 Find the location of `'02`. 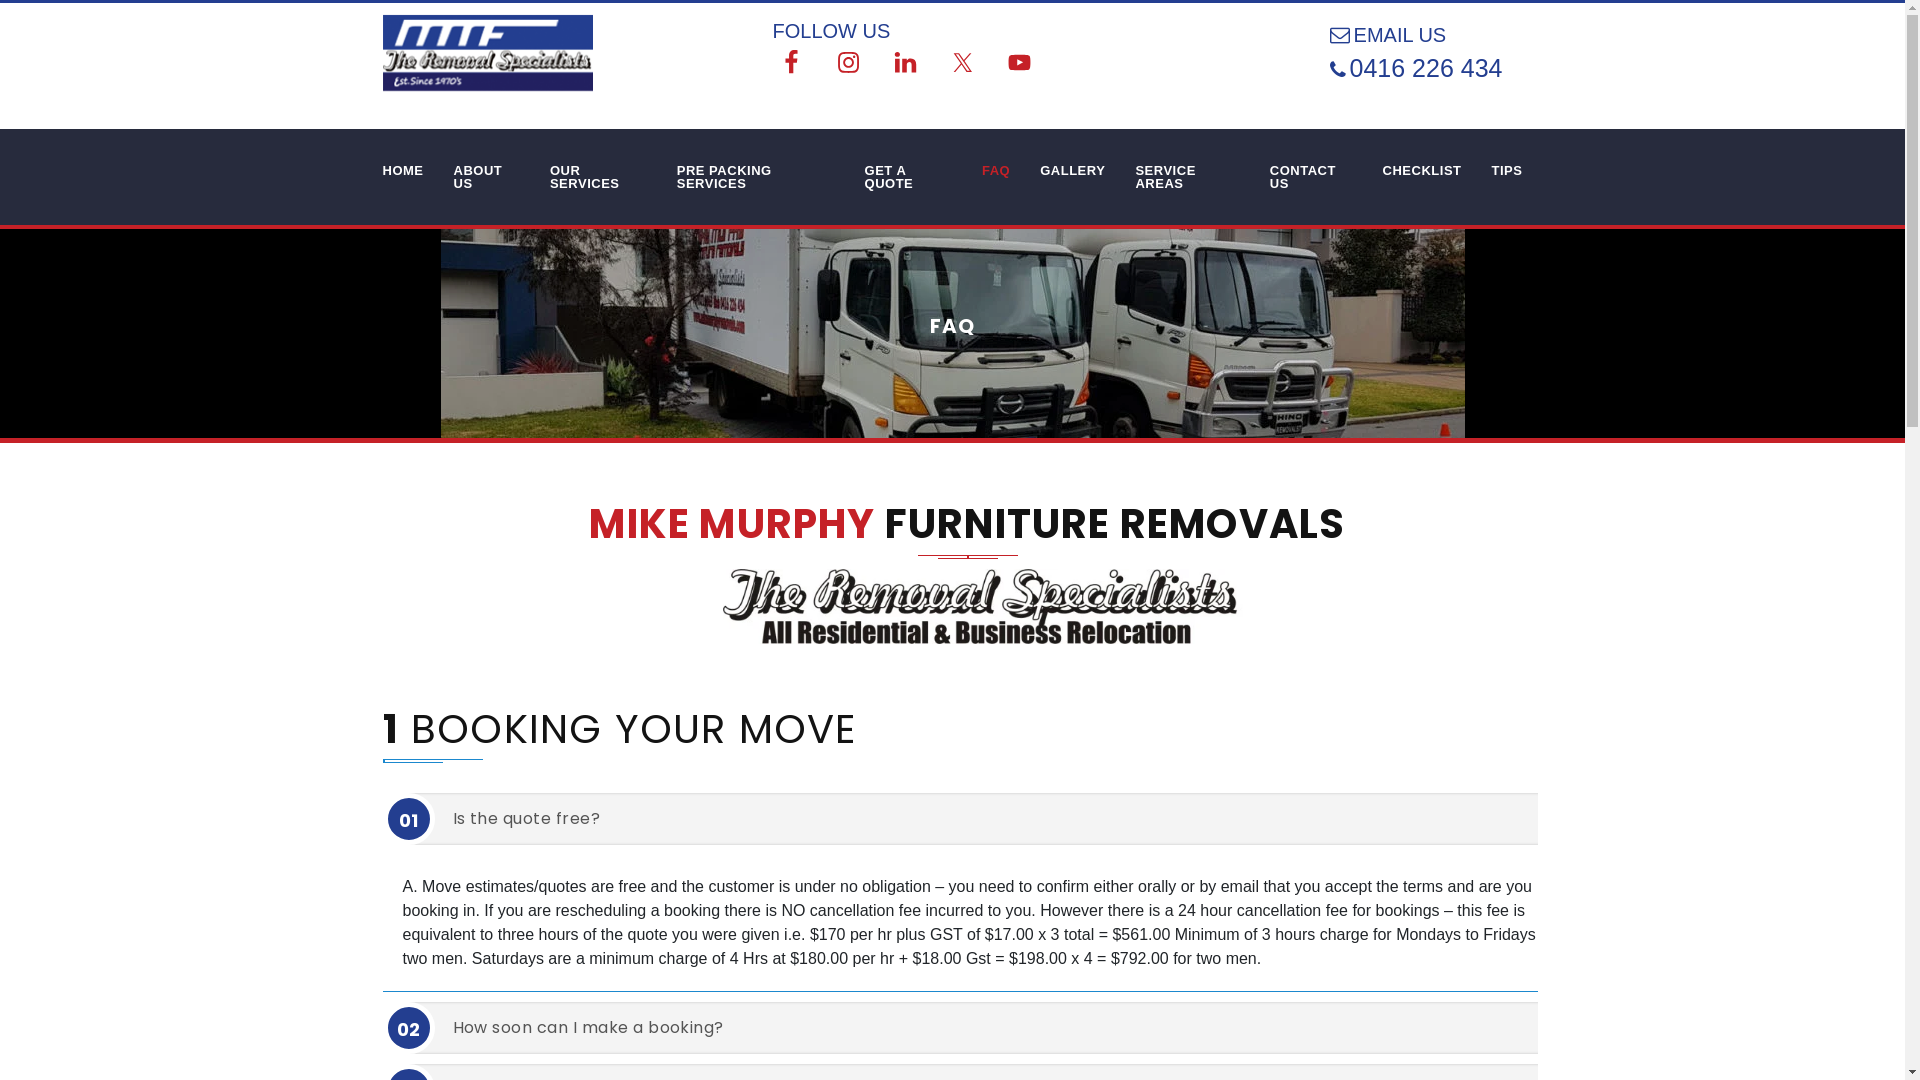

'02 is located at coordinates (982, 1028).